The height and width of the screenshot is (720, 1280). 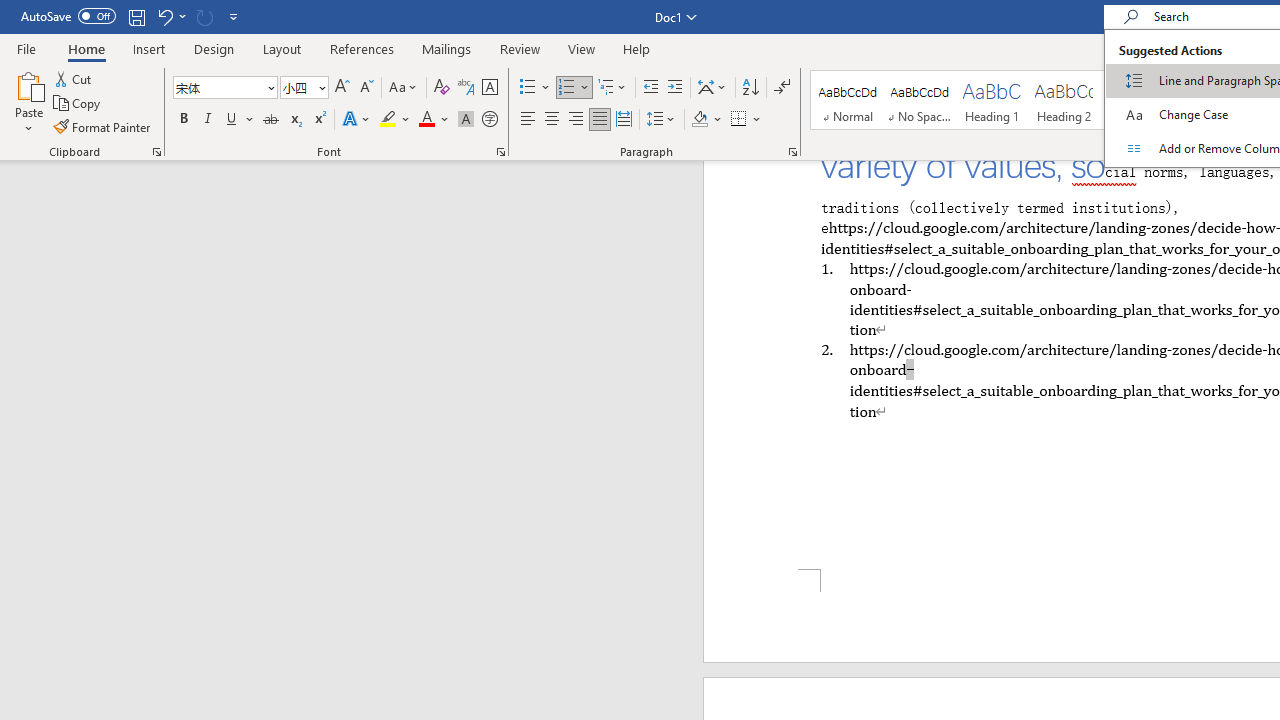 What do you see at coordinates (661, 119) in the screenshot?
I see `'Line and Paragraph Spacing'` at bounding box center [661, 119].